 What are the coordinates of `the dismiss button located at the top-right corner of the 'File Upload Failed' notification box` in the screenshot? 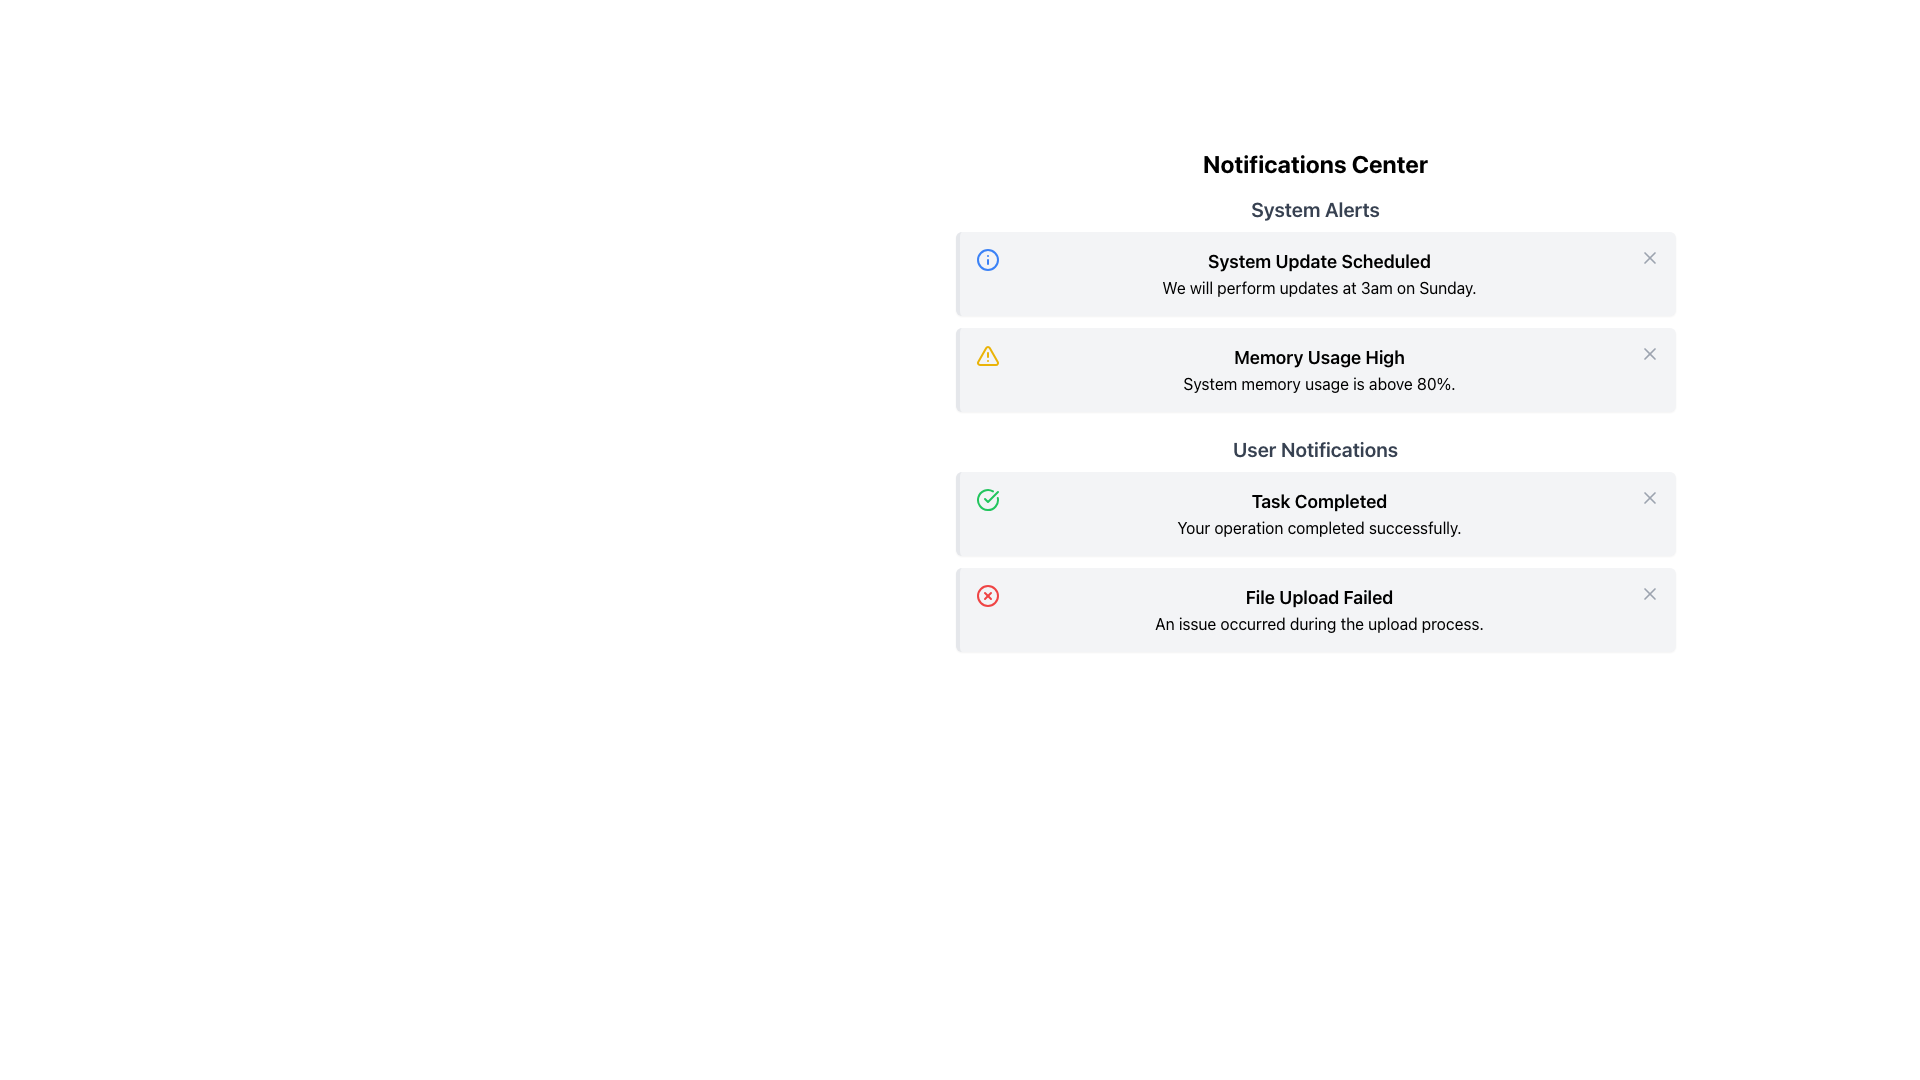 It's located at (1649, 593).